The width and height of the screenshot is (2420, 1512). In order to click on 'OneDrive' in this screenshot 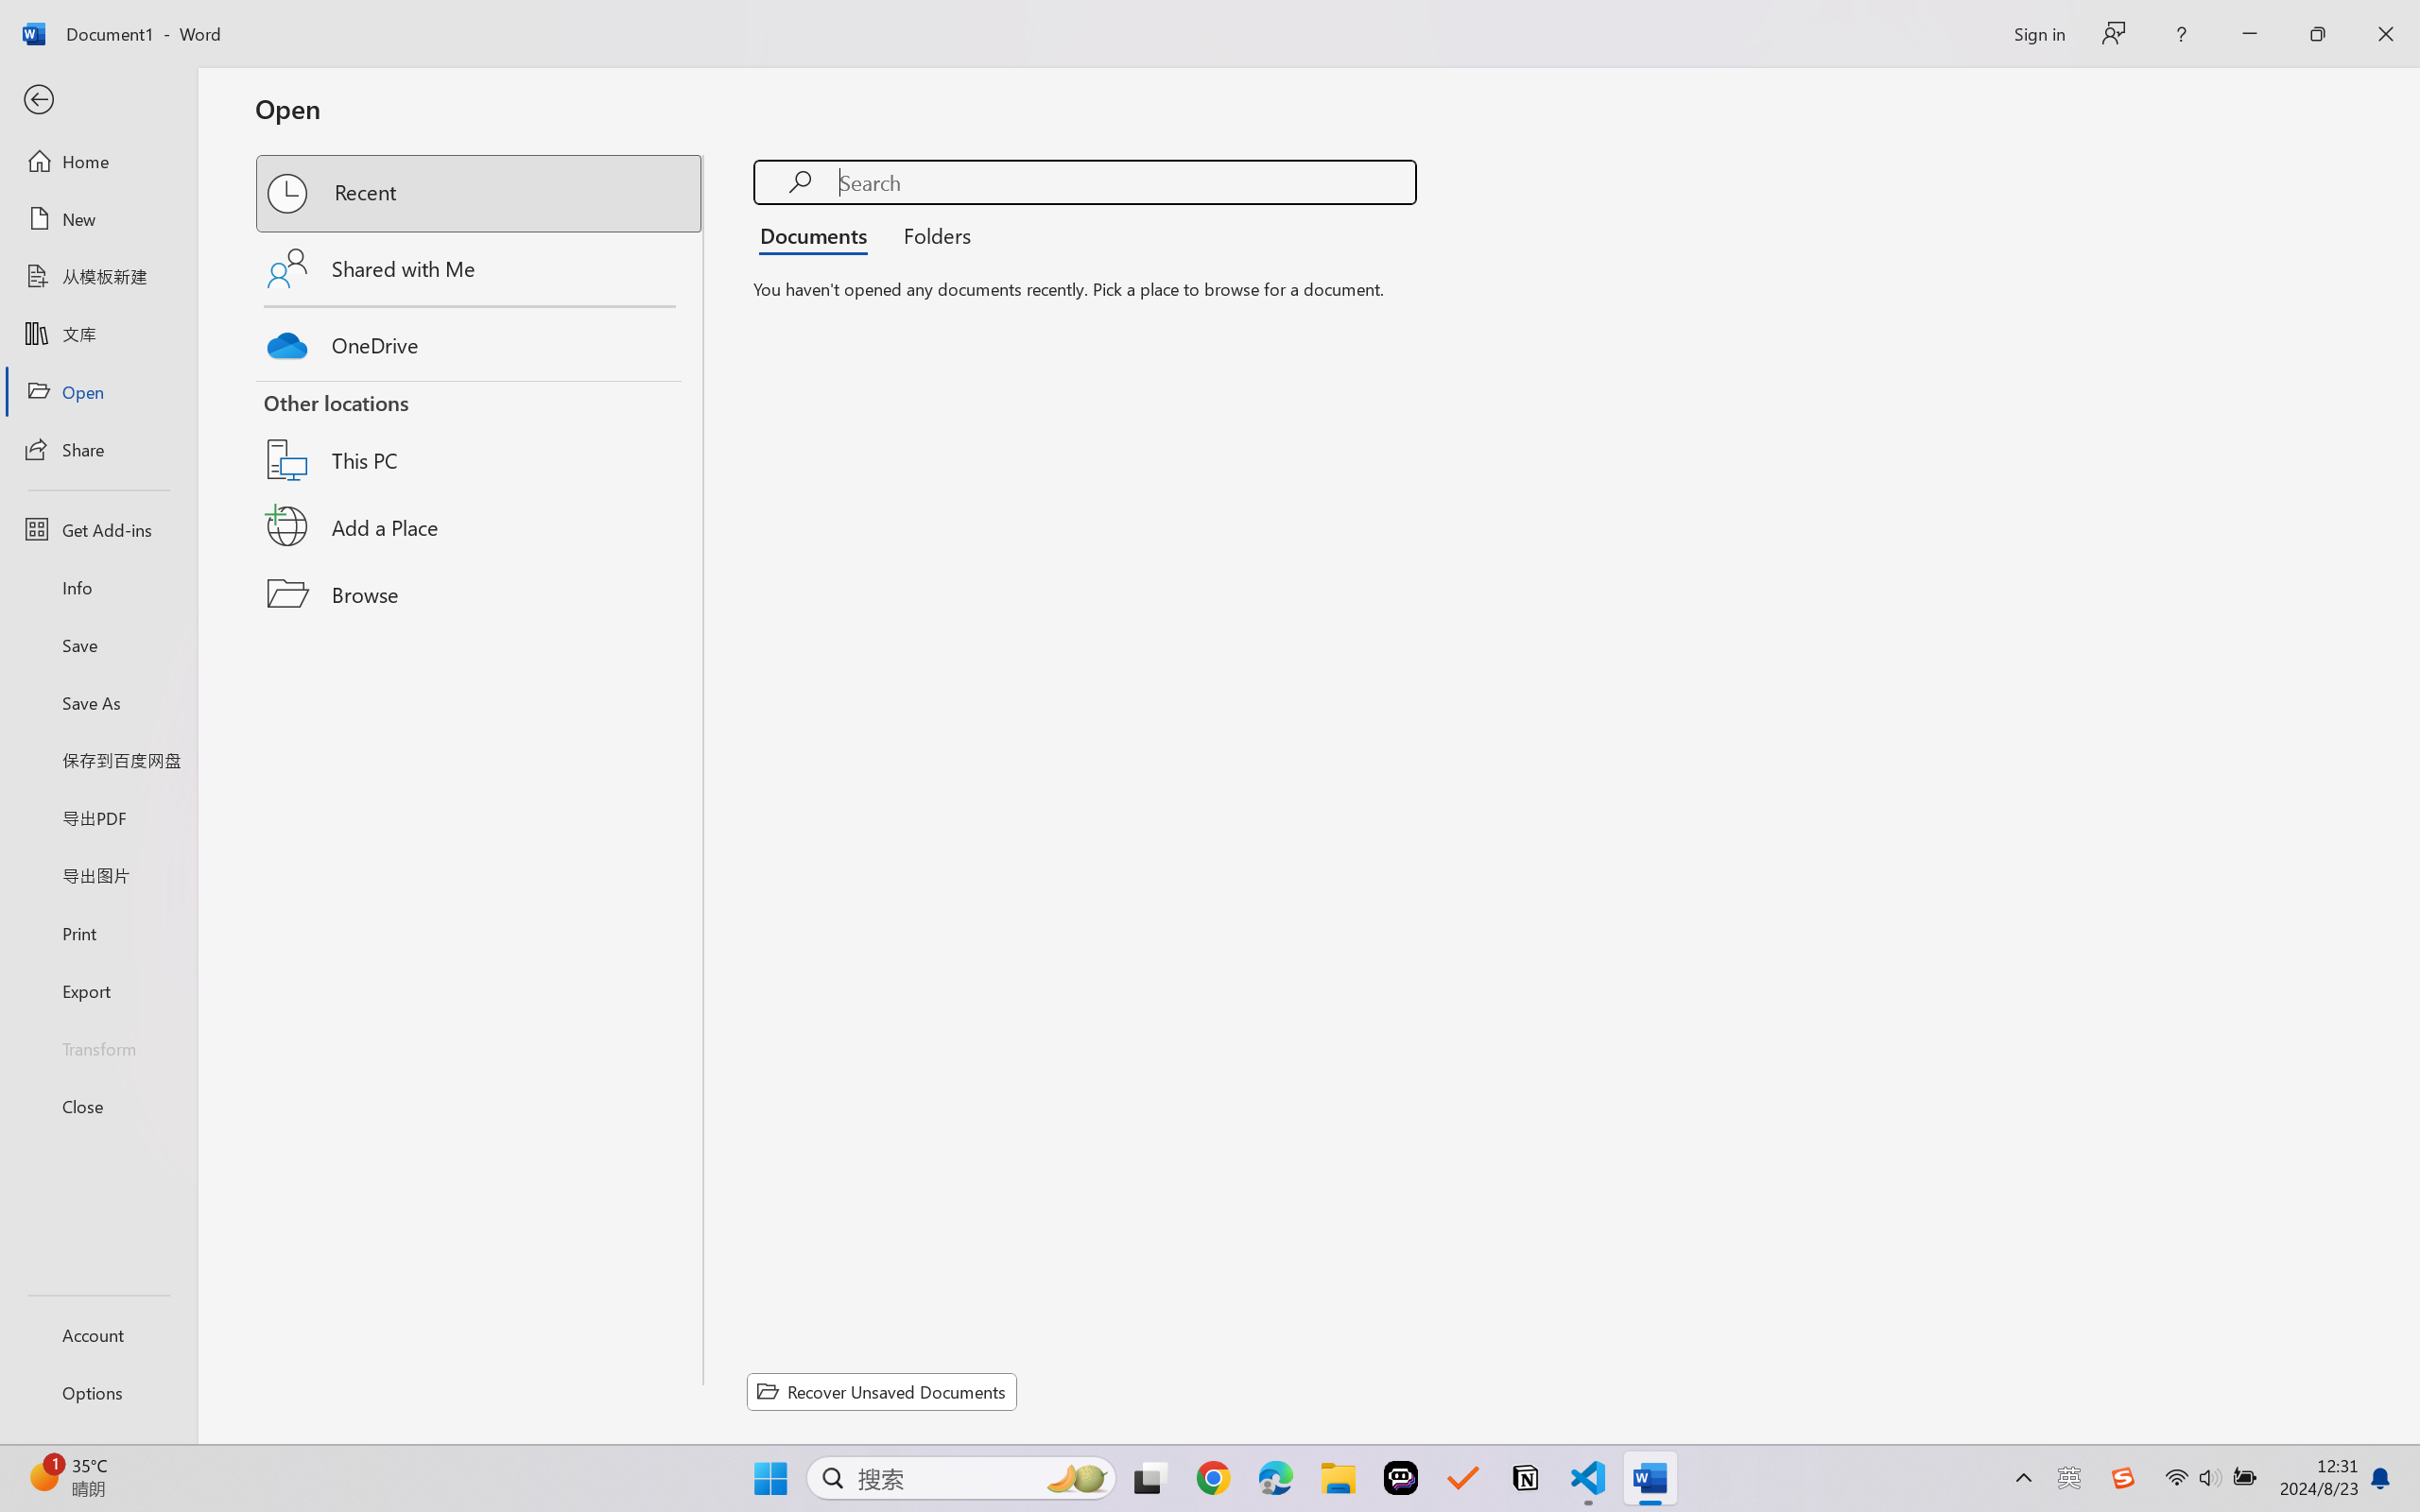, I will do `click(480, 340)`.